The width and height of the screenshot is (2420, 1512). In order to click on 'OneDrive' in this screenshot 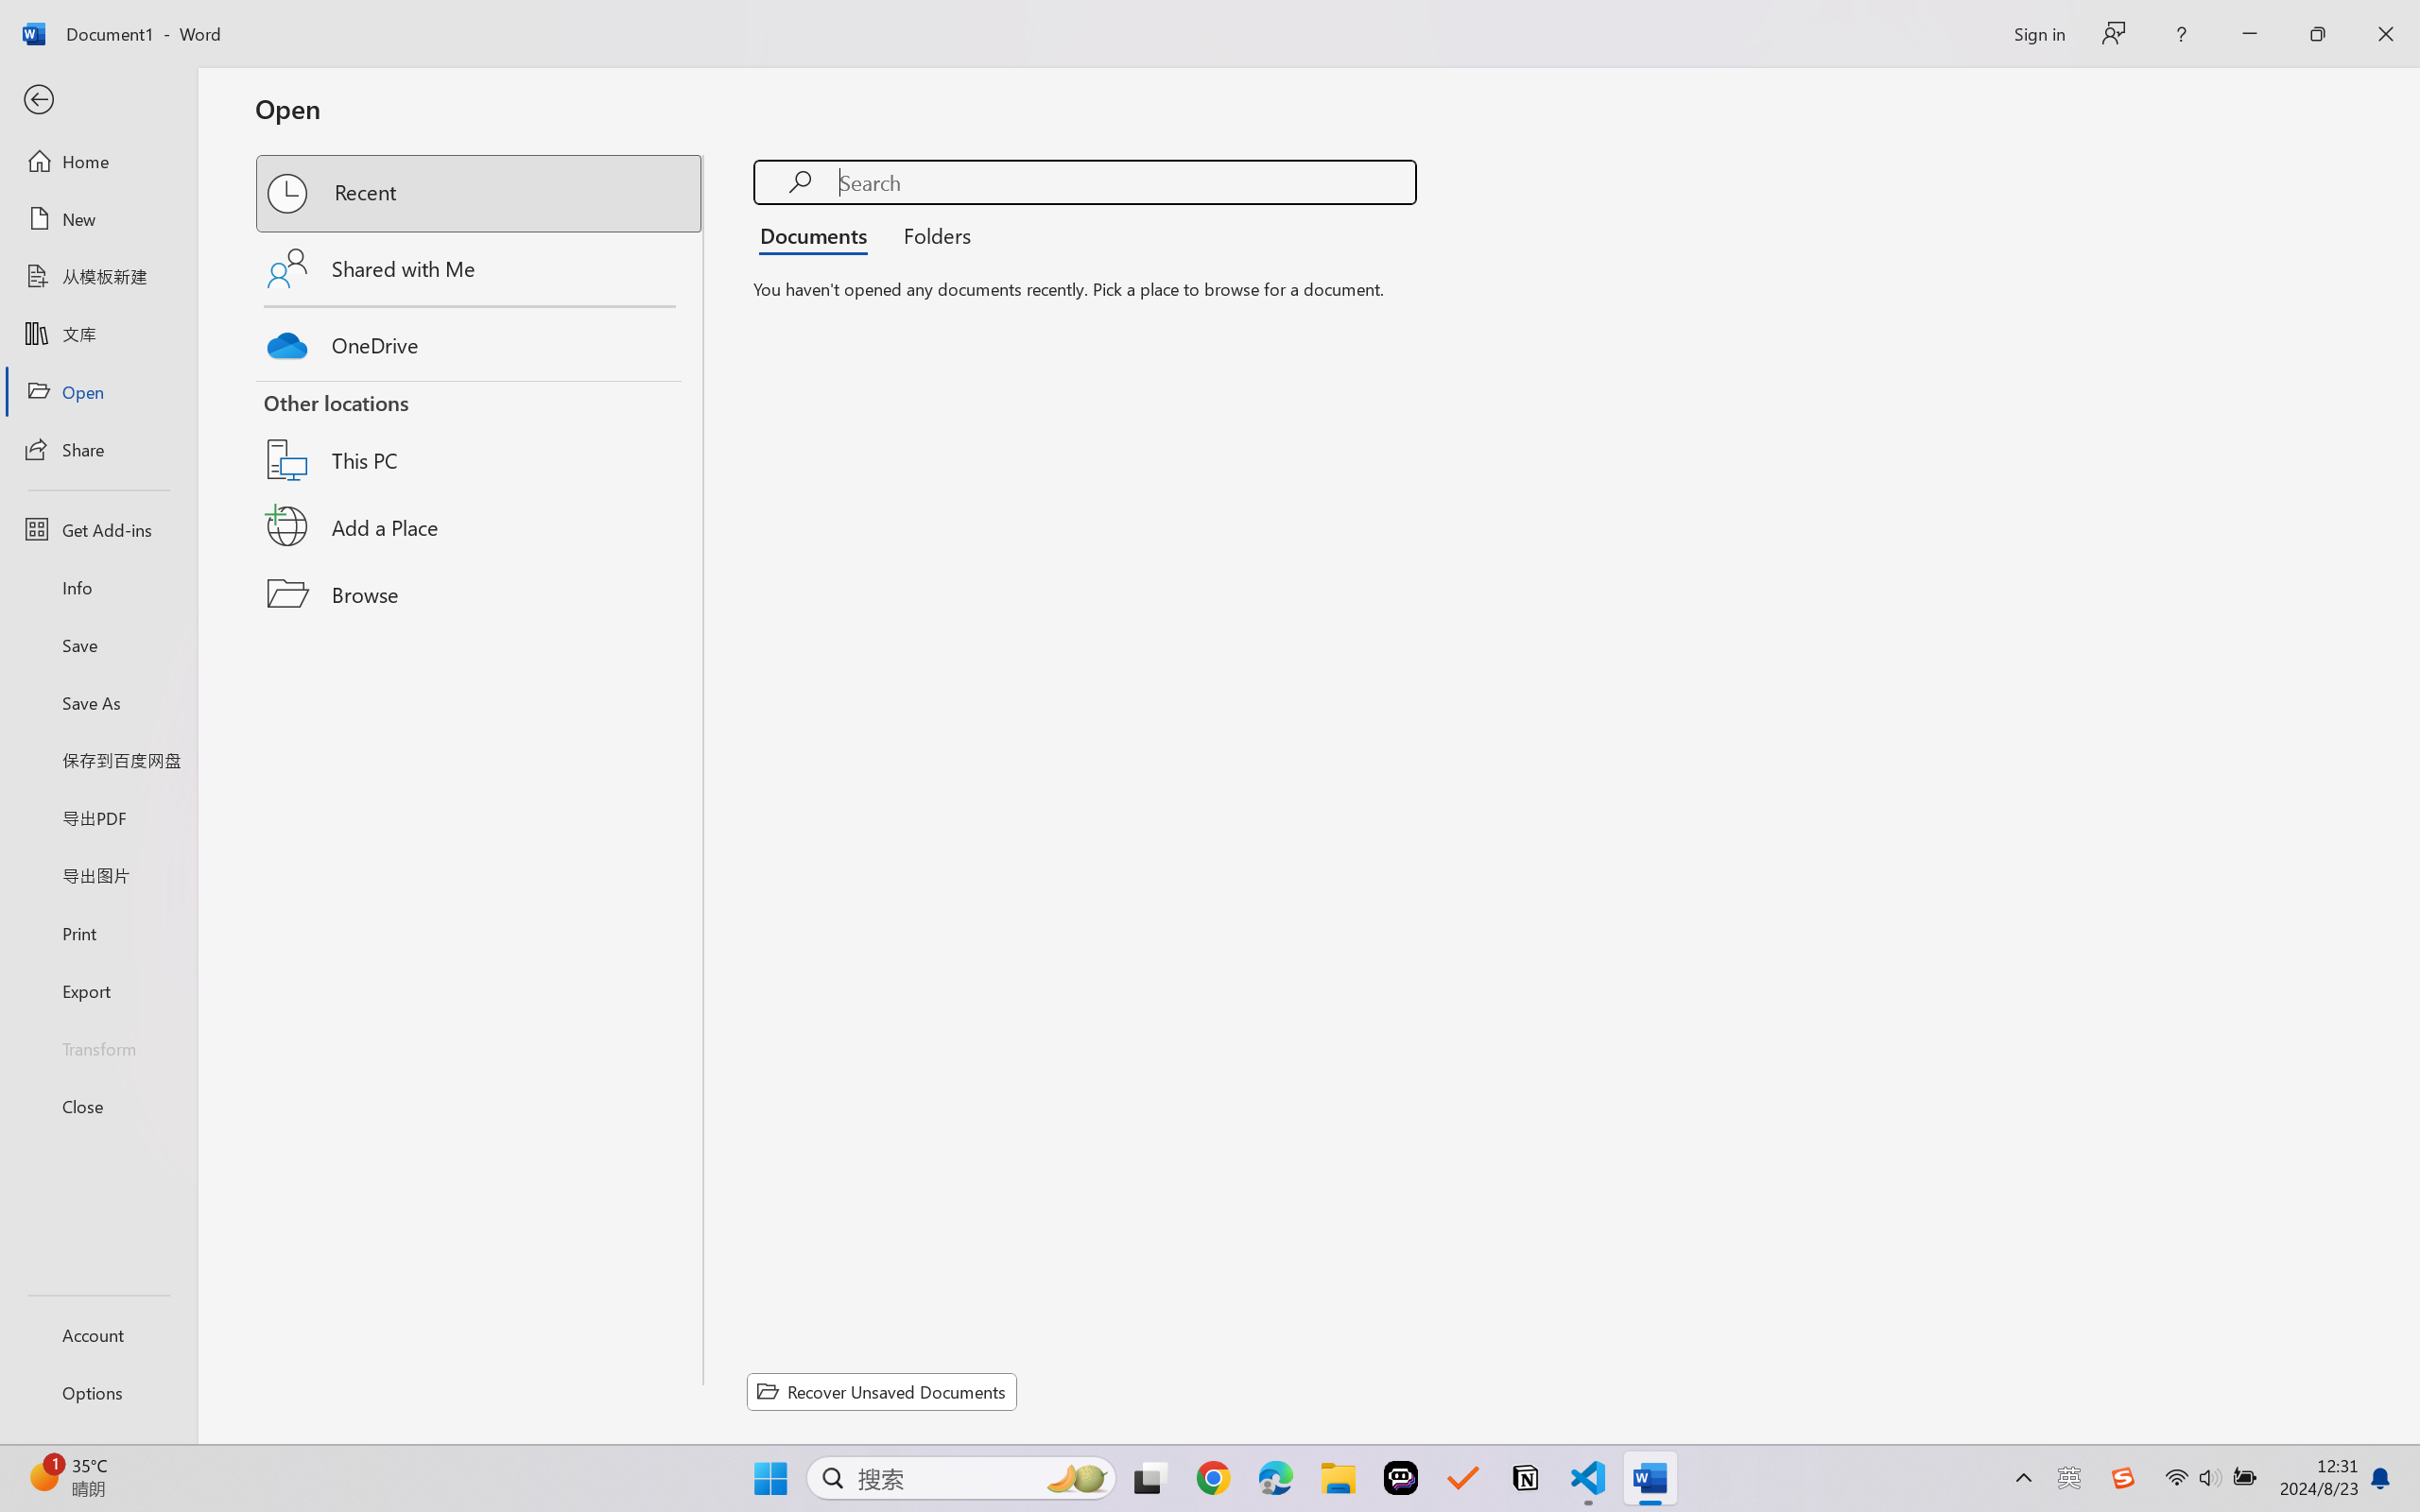, I will do `click(480, 340)`.